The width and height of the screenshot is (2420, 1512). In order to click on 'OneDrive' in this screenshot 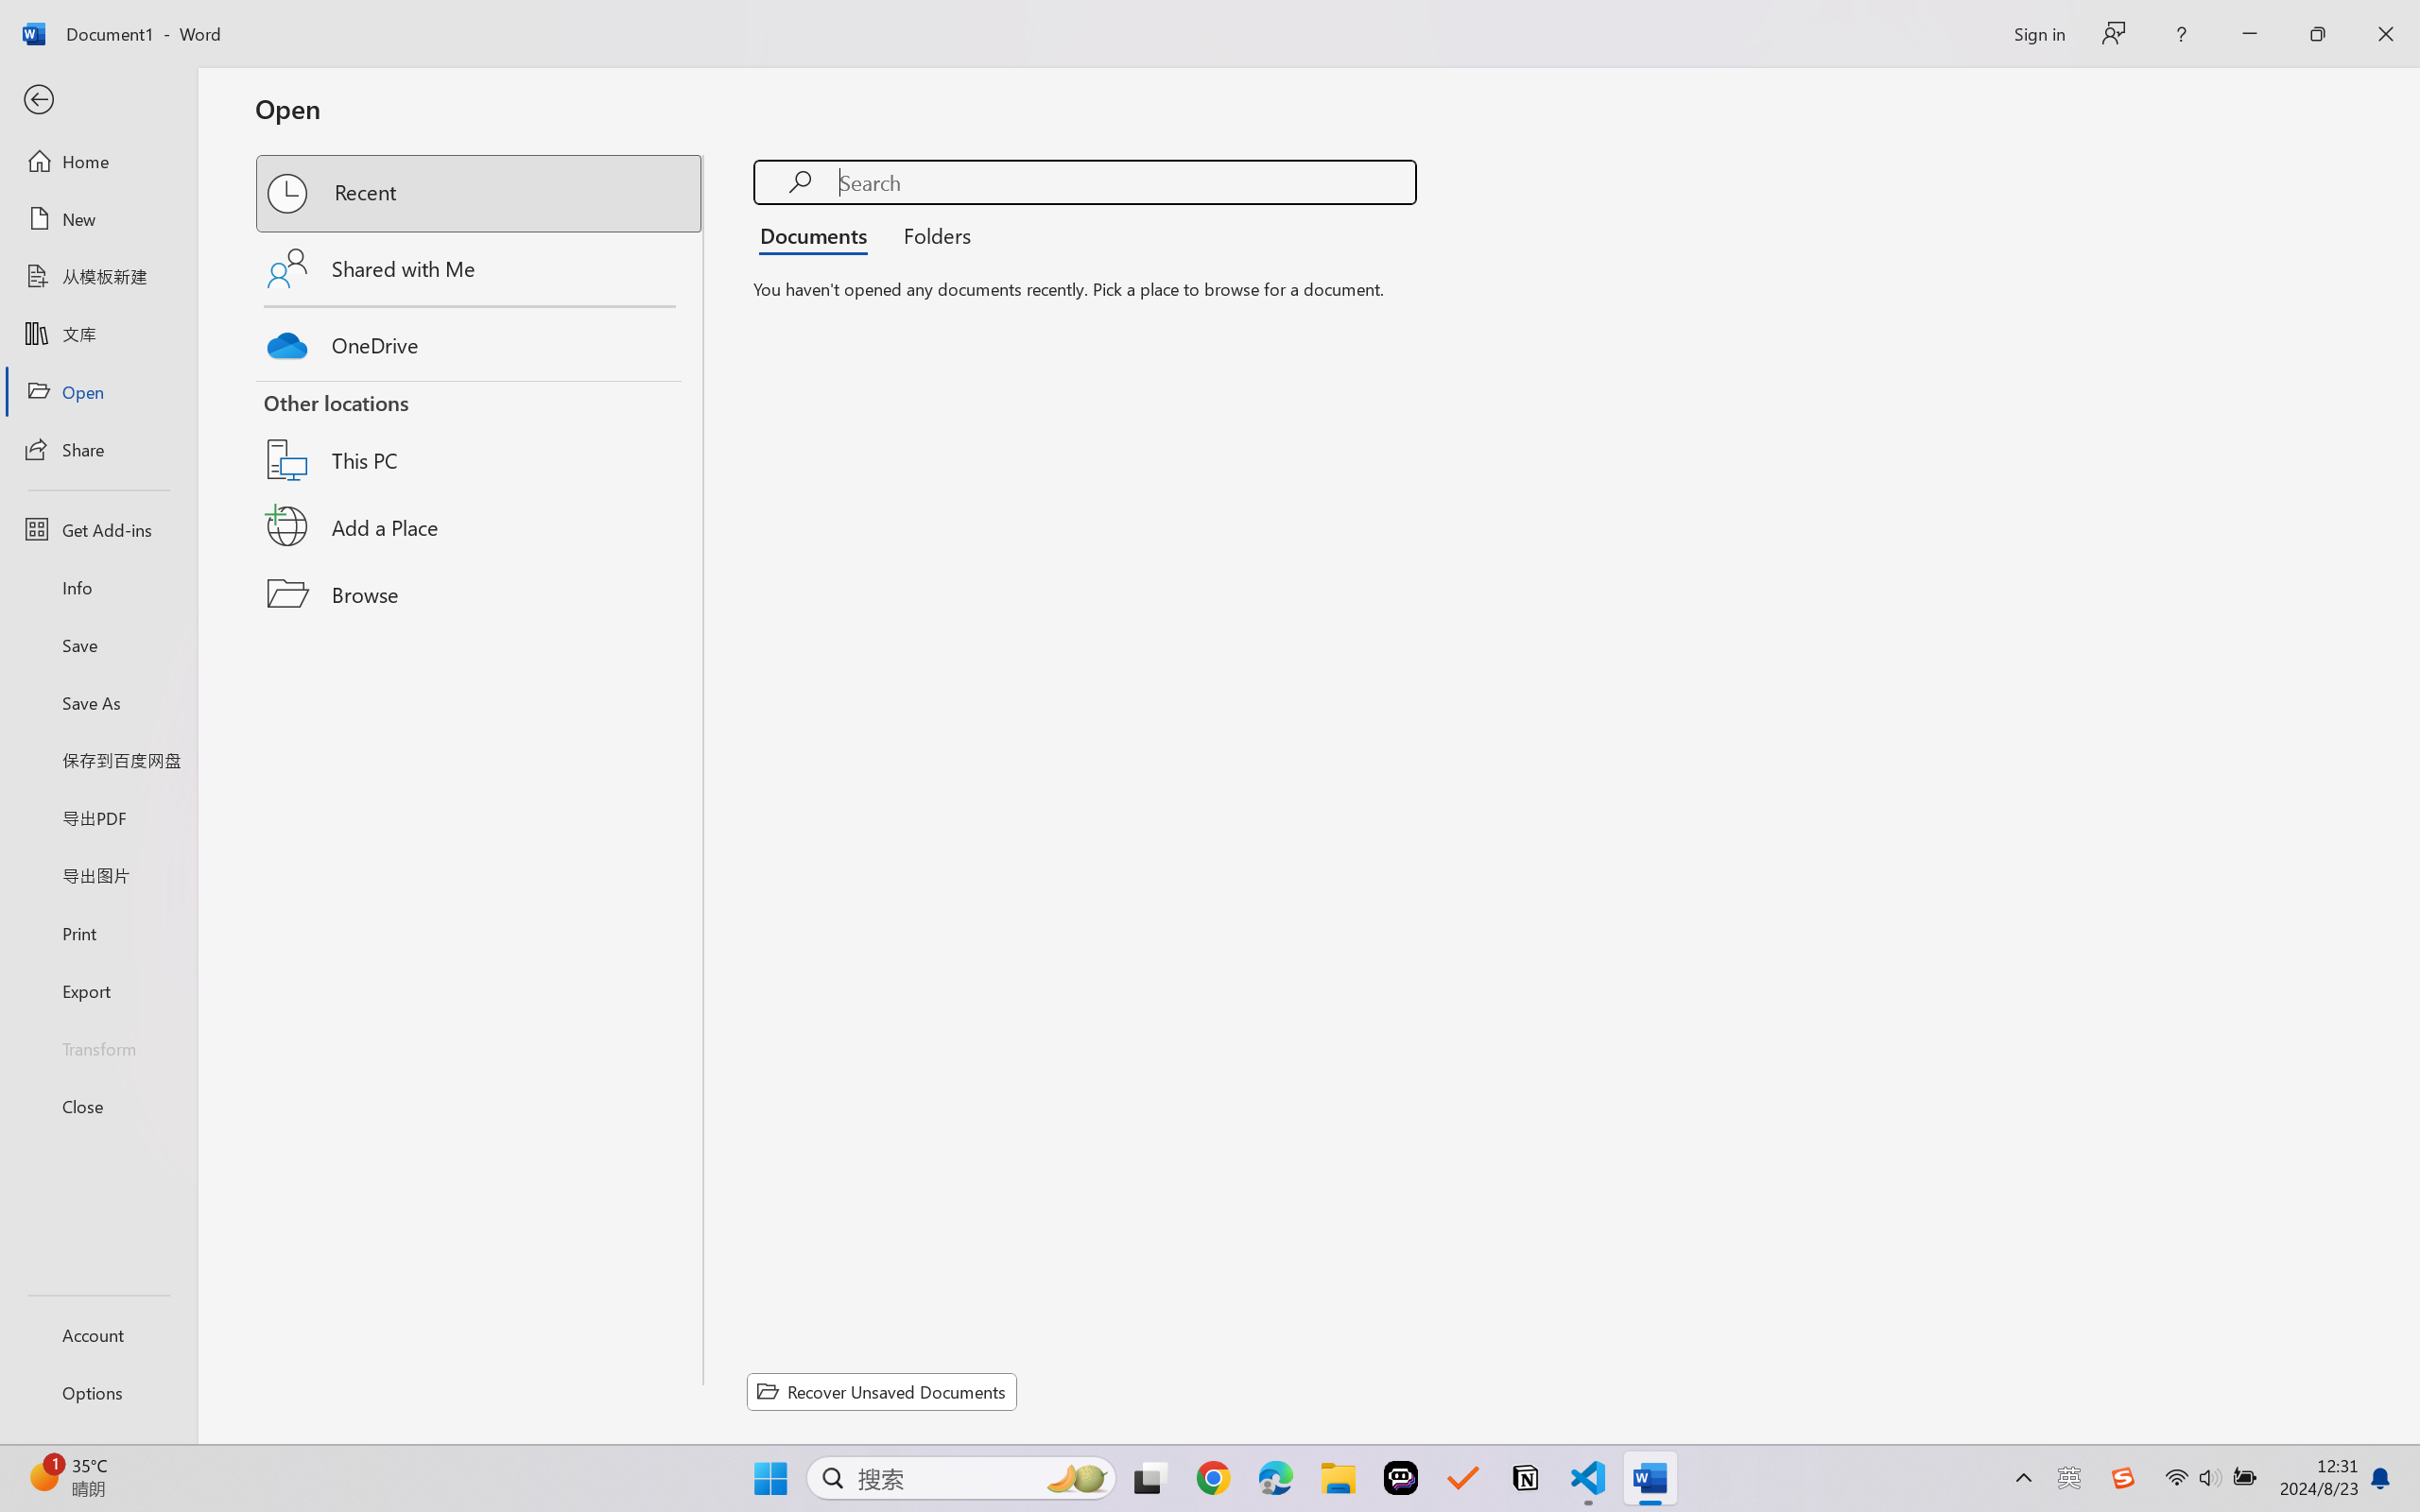, I will do `click(480, 340)`.